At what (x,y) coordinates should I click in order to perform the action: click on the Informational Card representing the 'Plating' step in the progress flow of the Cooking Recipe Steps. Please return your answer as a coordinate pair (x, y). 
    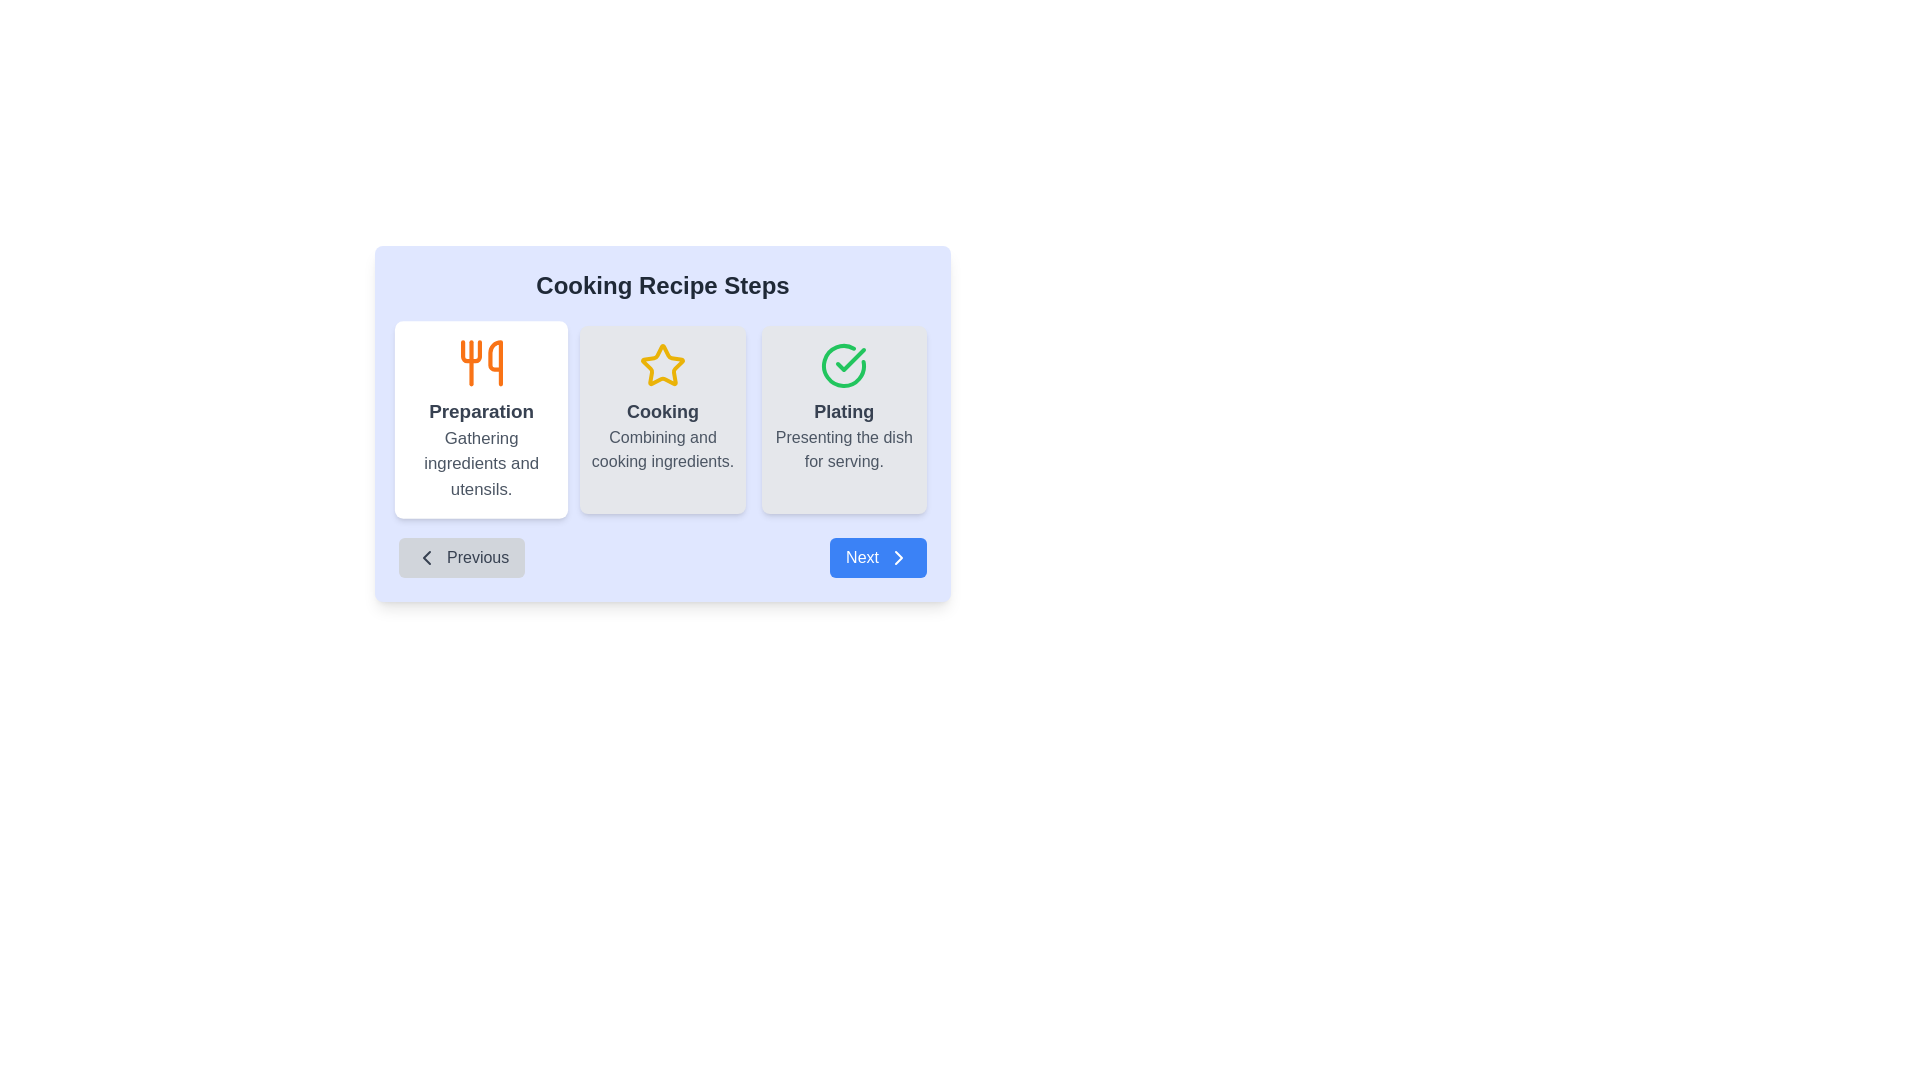
    Looking at the image, I should click on (844, 419).